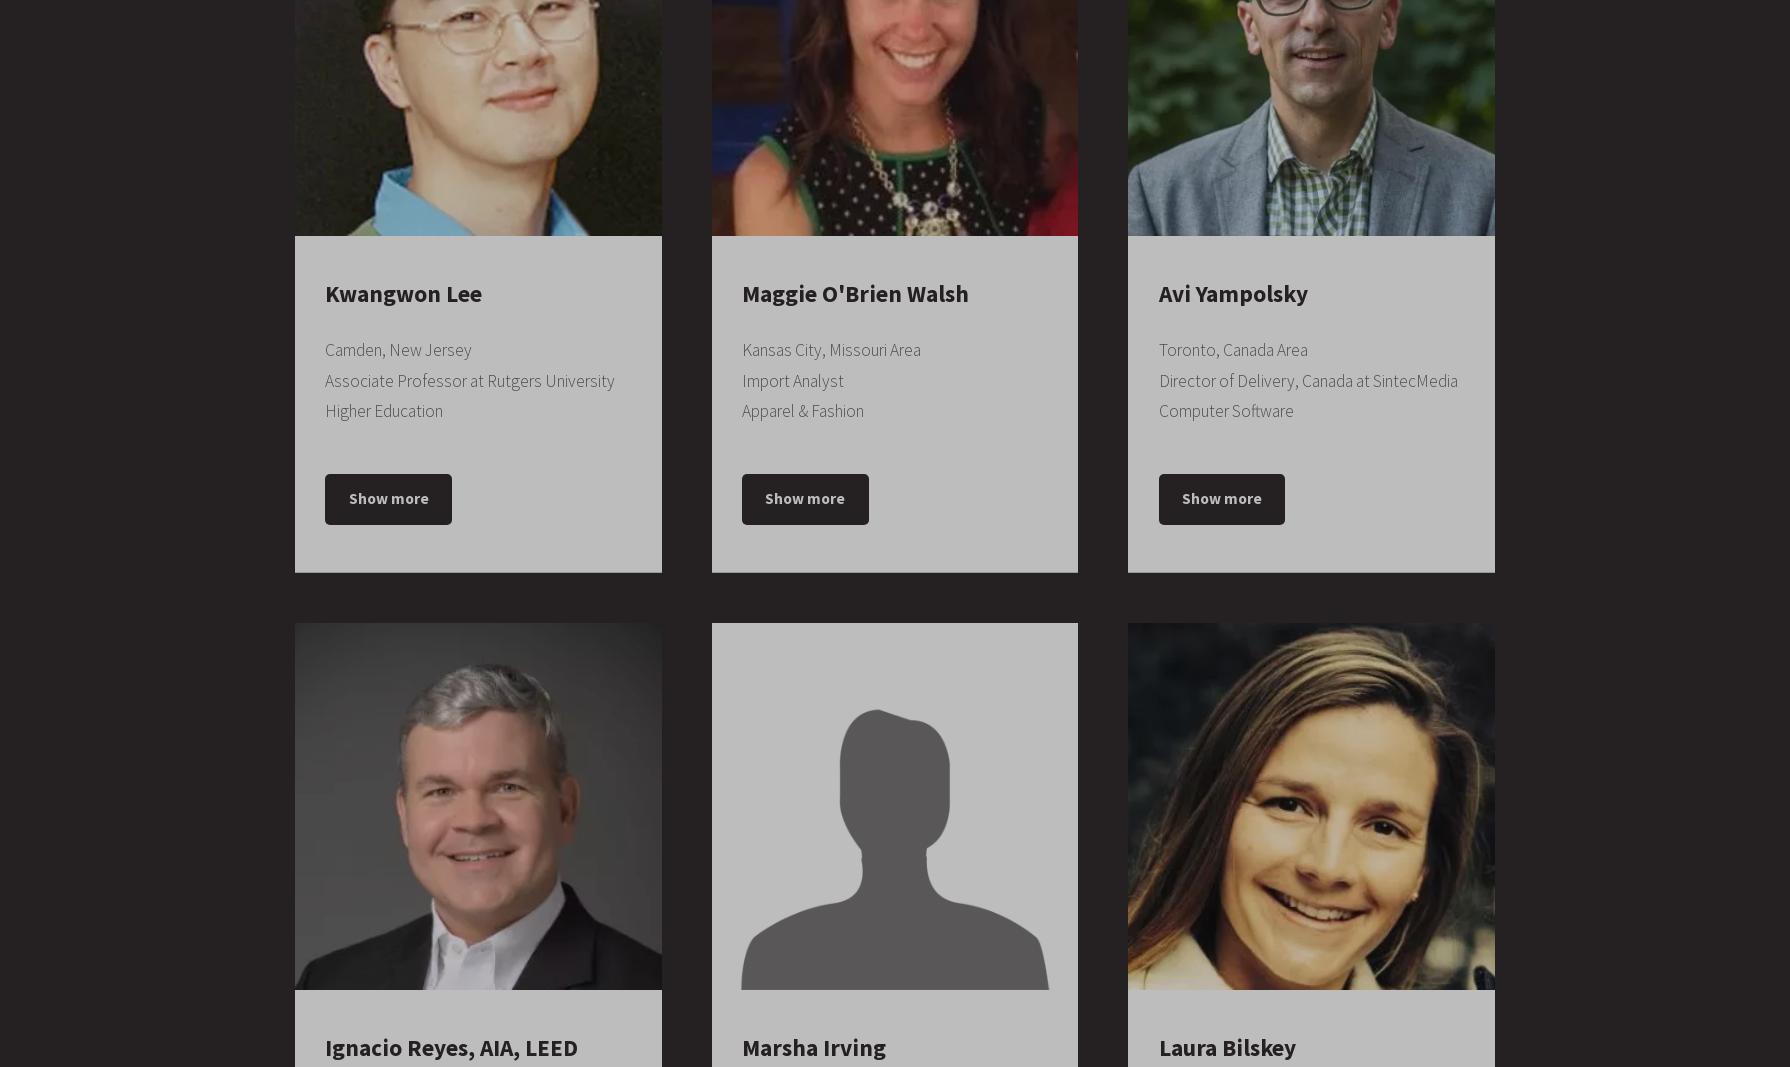 This screenshot has width=1790, height=1067. What do you see at coordinates (325, 247) in the screenshot?
I see `'September 2005 – September 2008'` at bounding box center [325, 247].